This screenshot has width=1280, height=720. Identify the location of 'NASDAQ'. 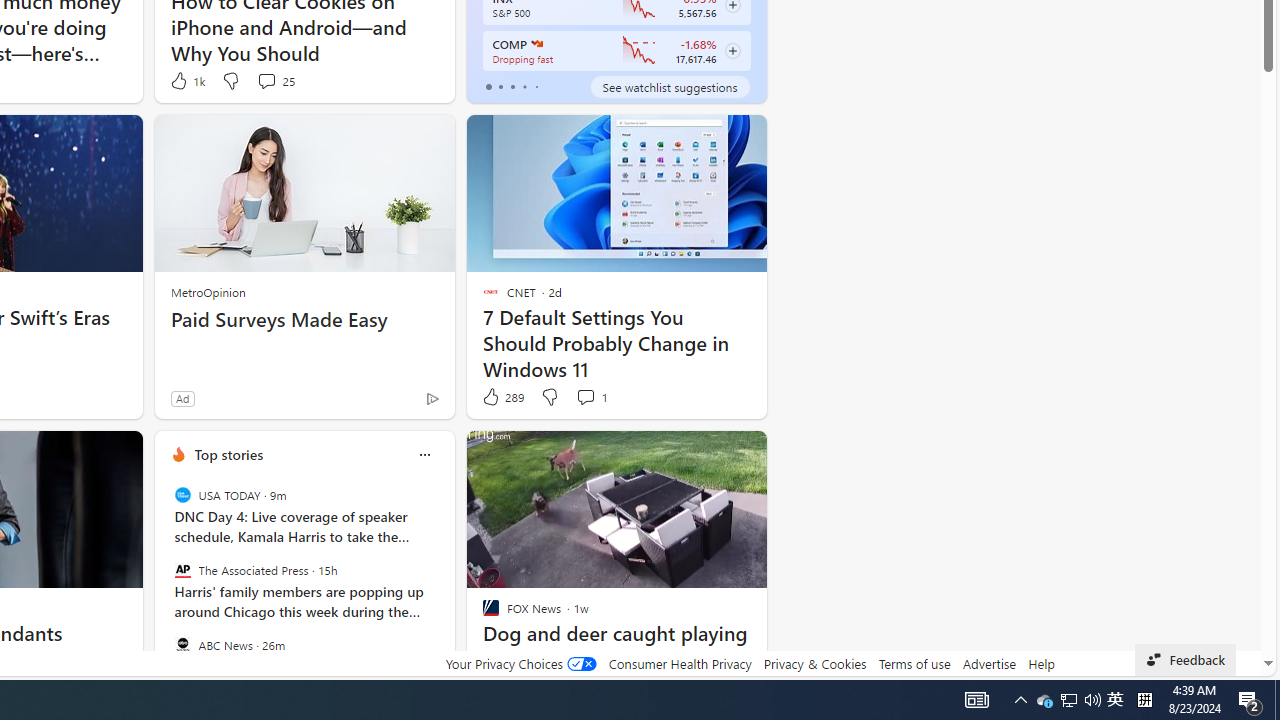
(536, 43).